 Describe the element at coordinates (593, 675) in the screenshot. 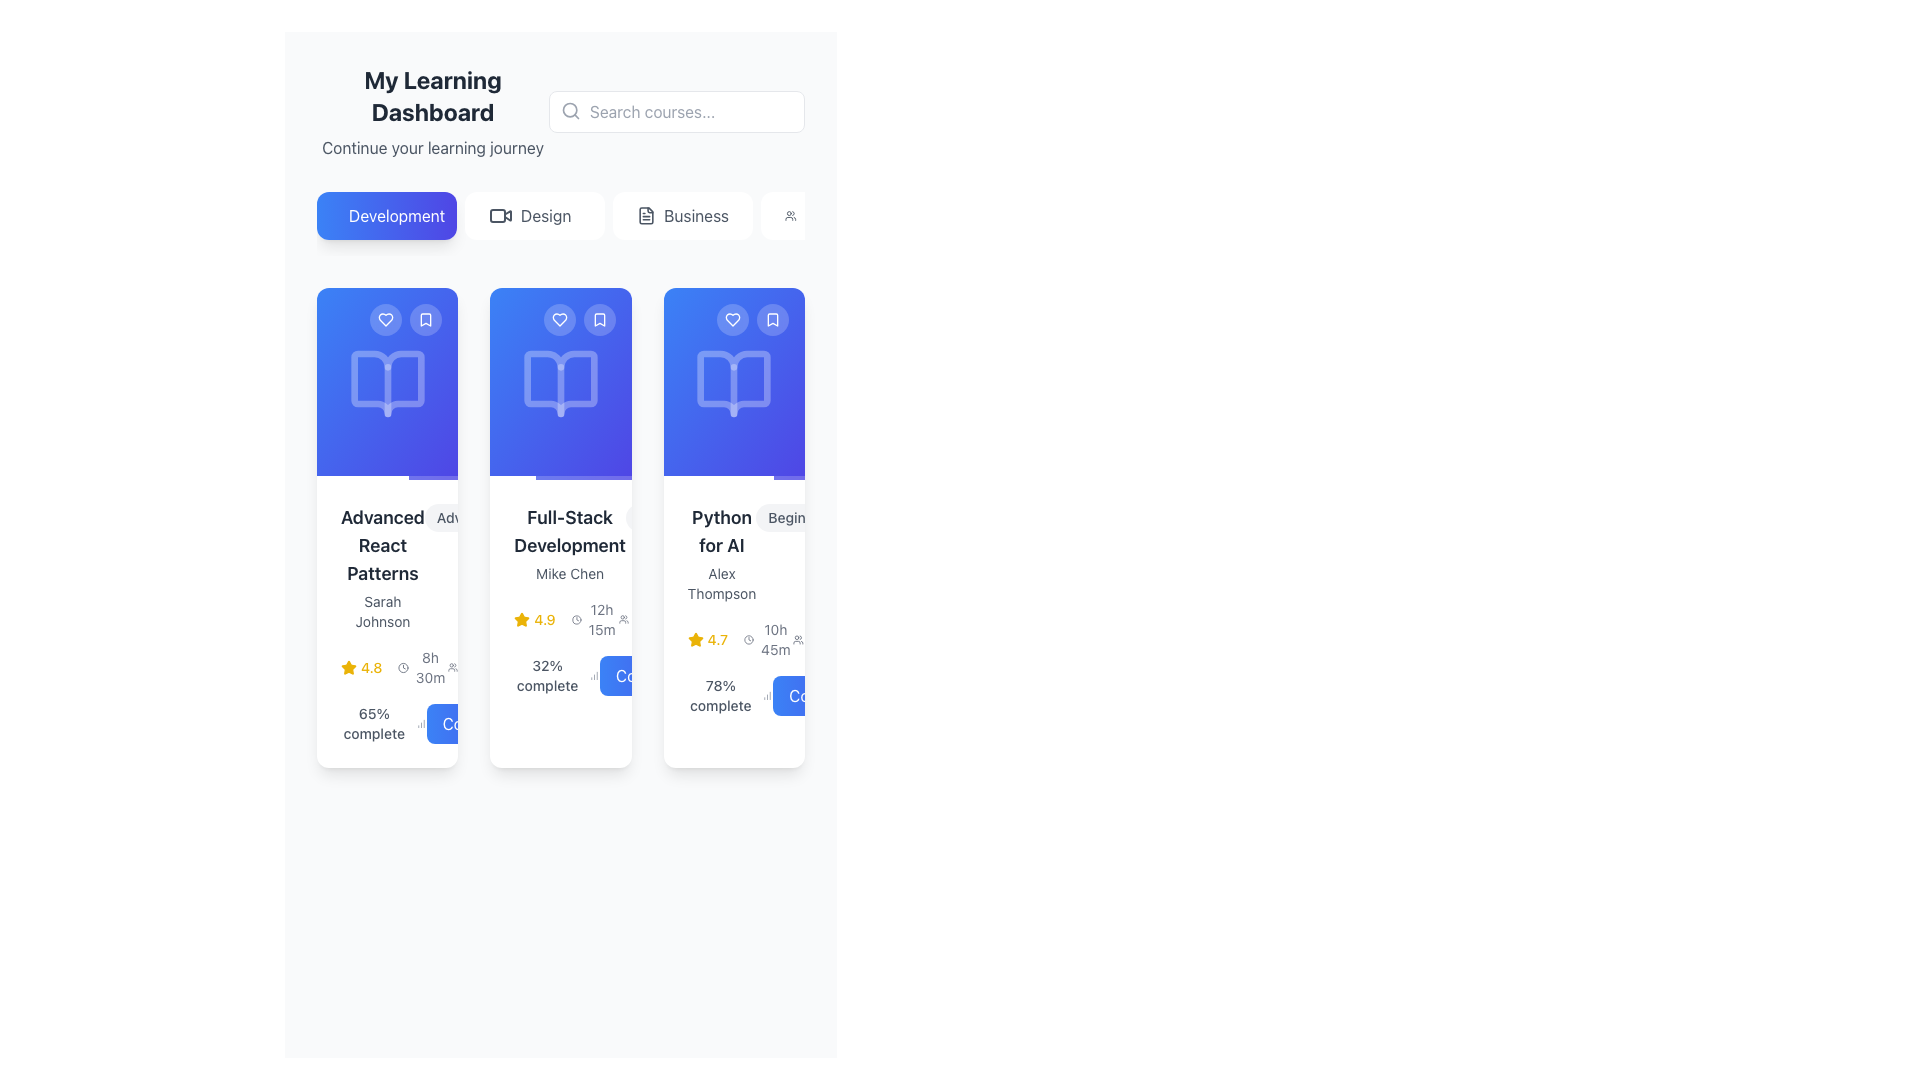

I see `the icon resembling a column chart with increasing bars, styled in grey, located to the right of the text '32% complete' in the second card from the left in the course cards panel` at that location.